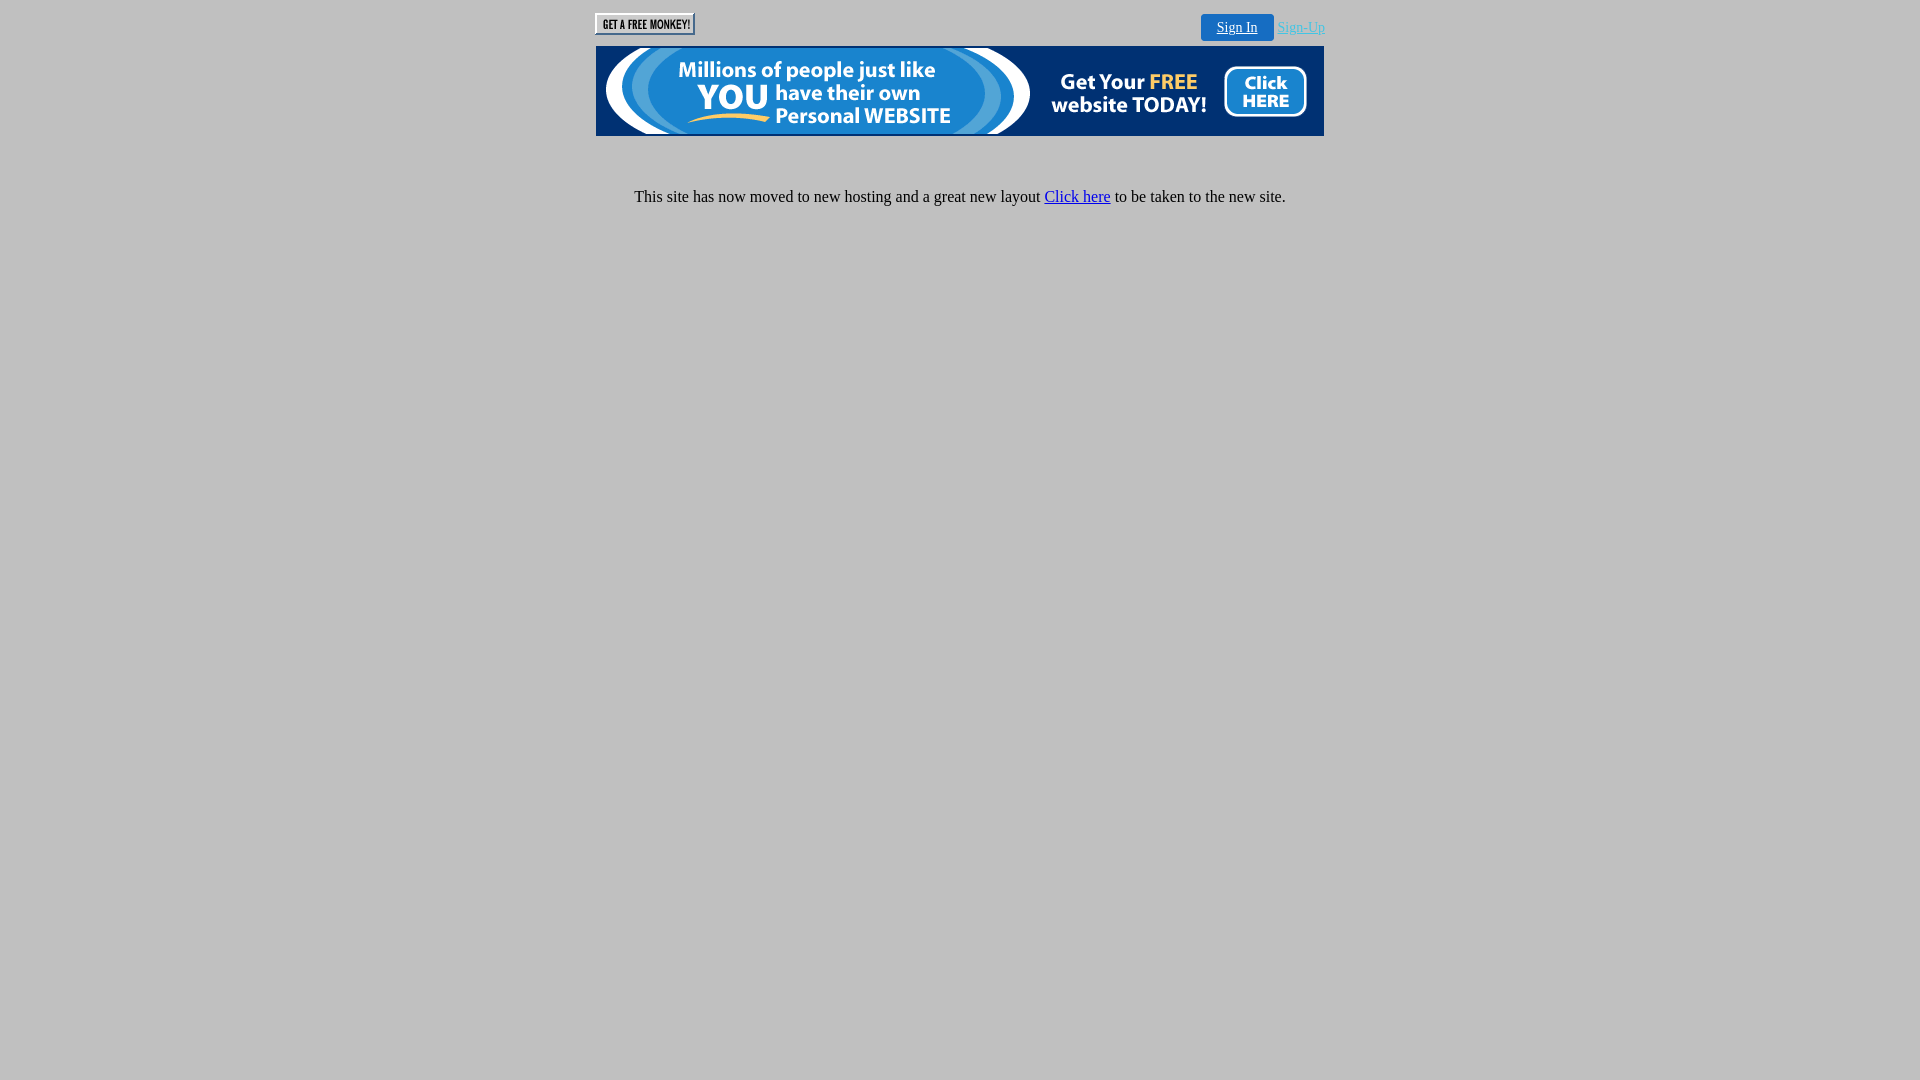  What do you see at coordinates (1236, 27) in the screenshot?
I see `'Sign In'` at bounding box center [1236, 27].